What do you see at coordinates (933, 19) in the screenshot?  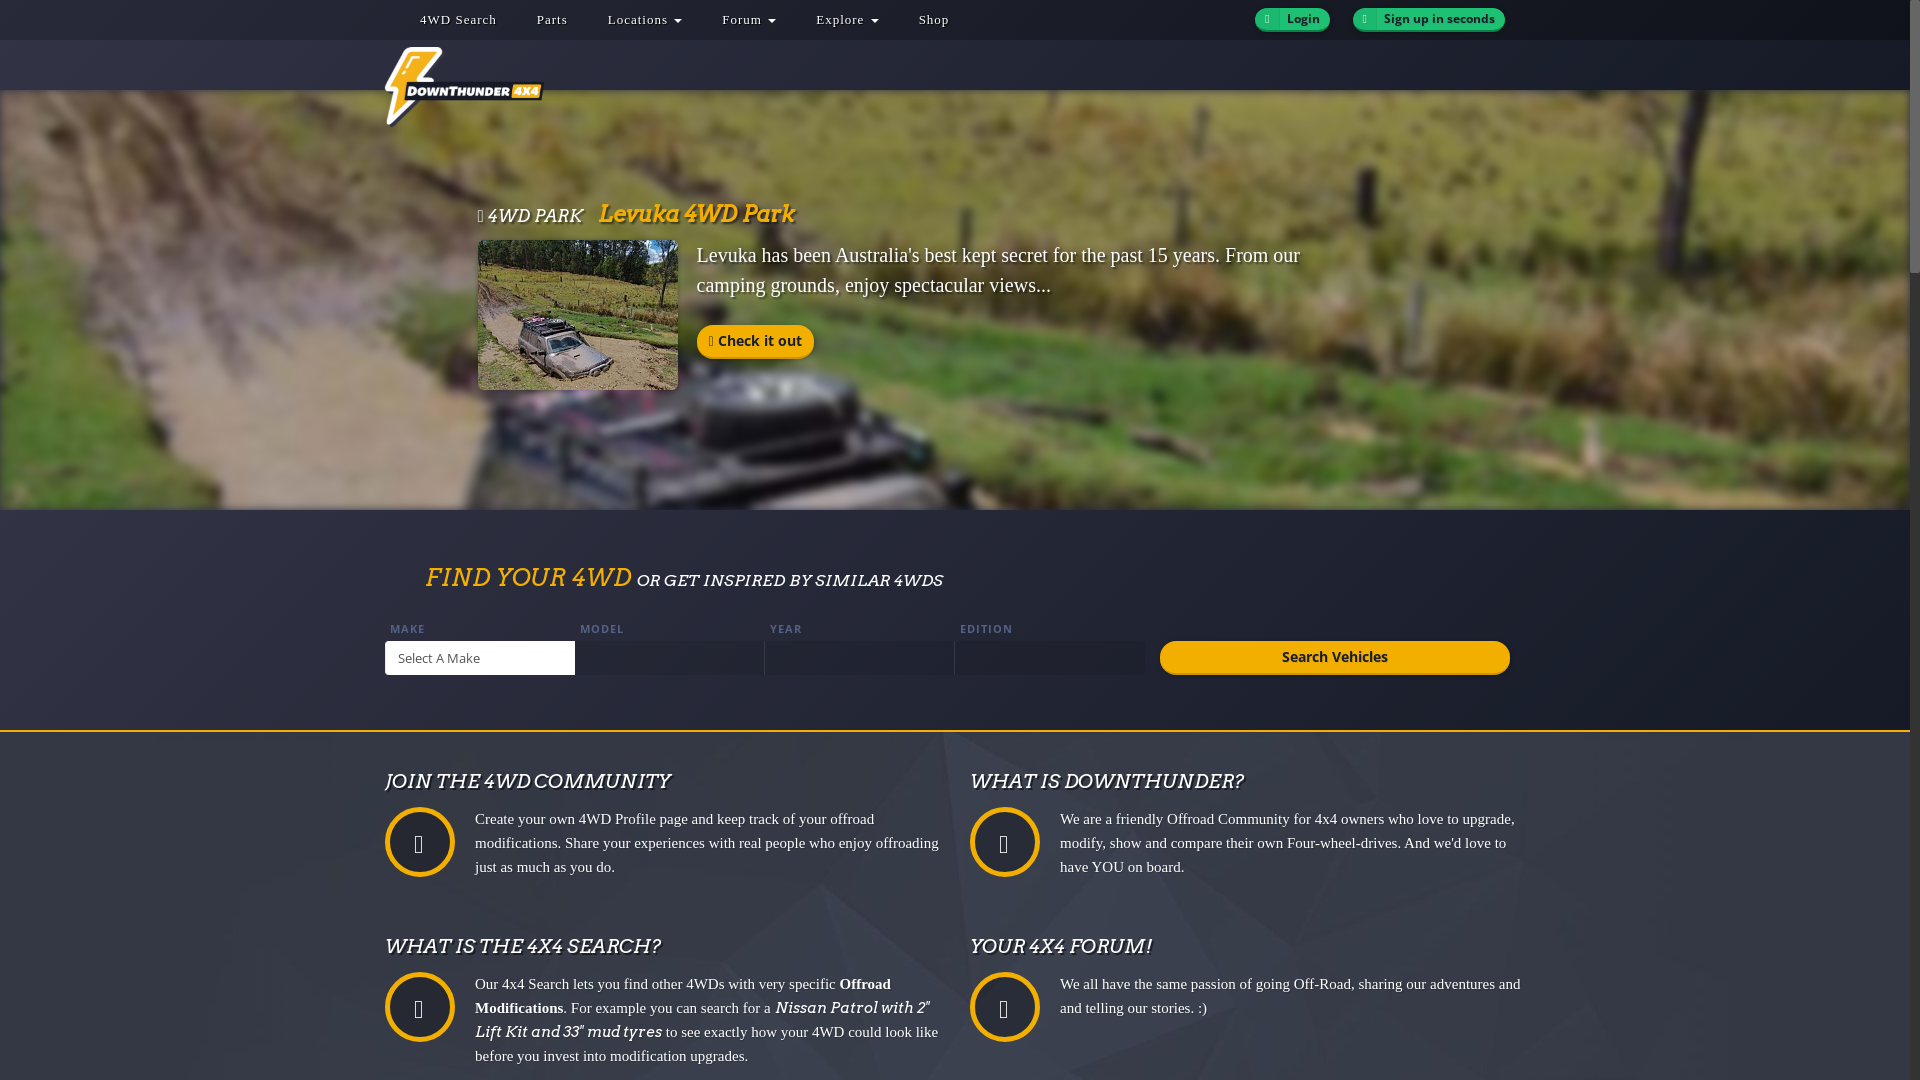 I see `'Shop'` at bounding box center [933, 19].